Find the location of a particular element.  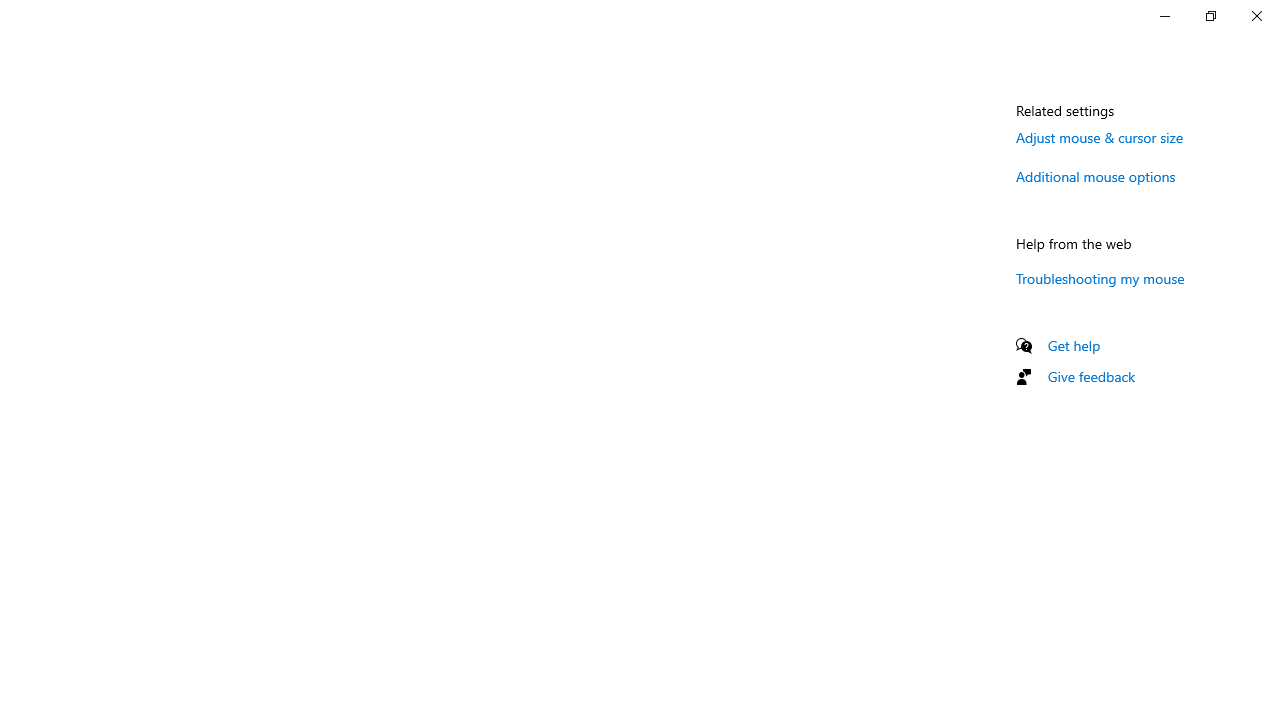

'Troubleshooting my mouse' is located at coordinates (1099, 278).